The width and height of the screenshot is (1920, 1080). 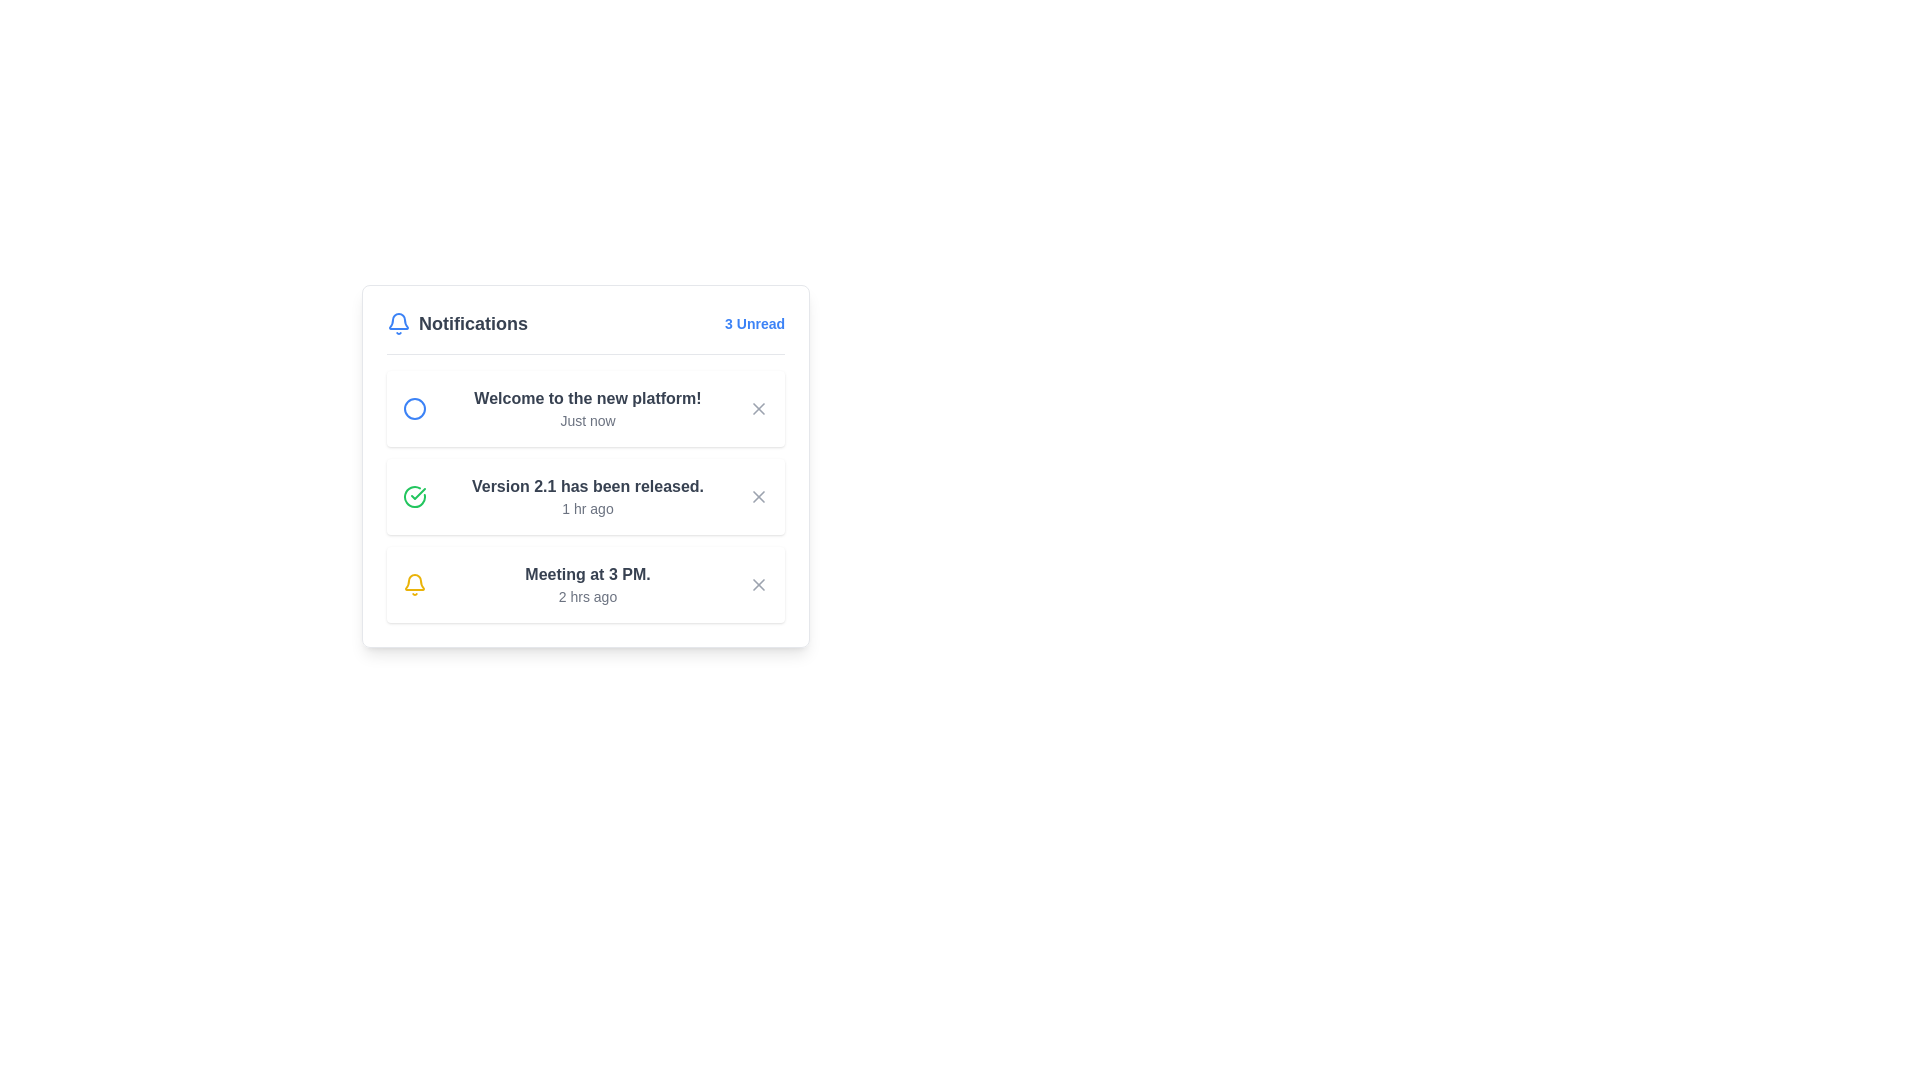 I want to click on the 'Notifications' text label with the blue bell icon located at the top-left corner of the notification panel, so click(x=456, y=323).